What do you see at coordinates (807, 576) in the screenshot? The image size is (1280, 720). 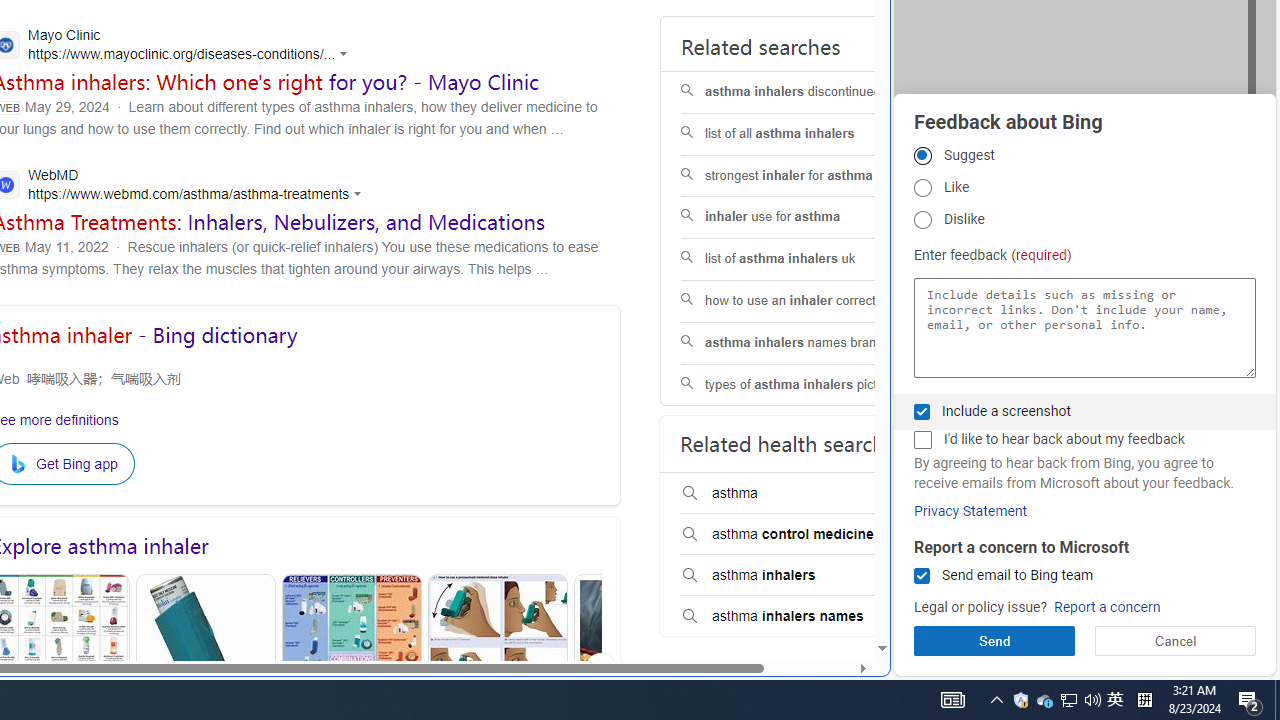 I see `'asthma inhalers'` at bounding box center [807, 576].